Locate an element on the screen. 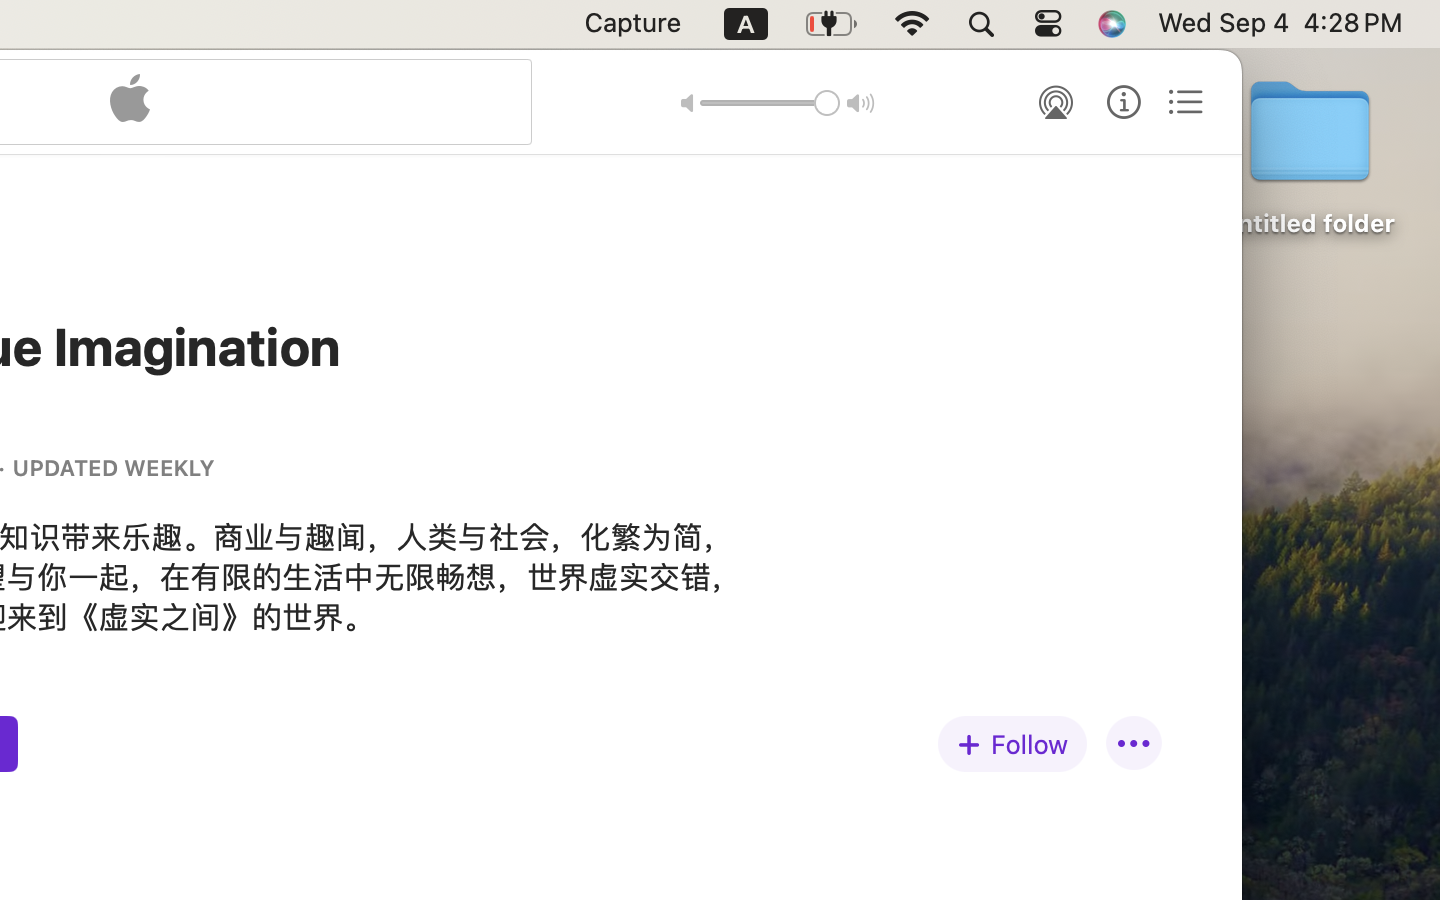 This screenshot has width=1440, height=900. '1.0' is located at coordinates (768, 101).